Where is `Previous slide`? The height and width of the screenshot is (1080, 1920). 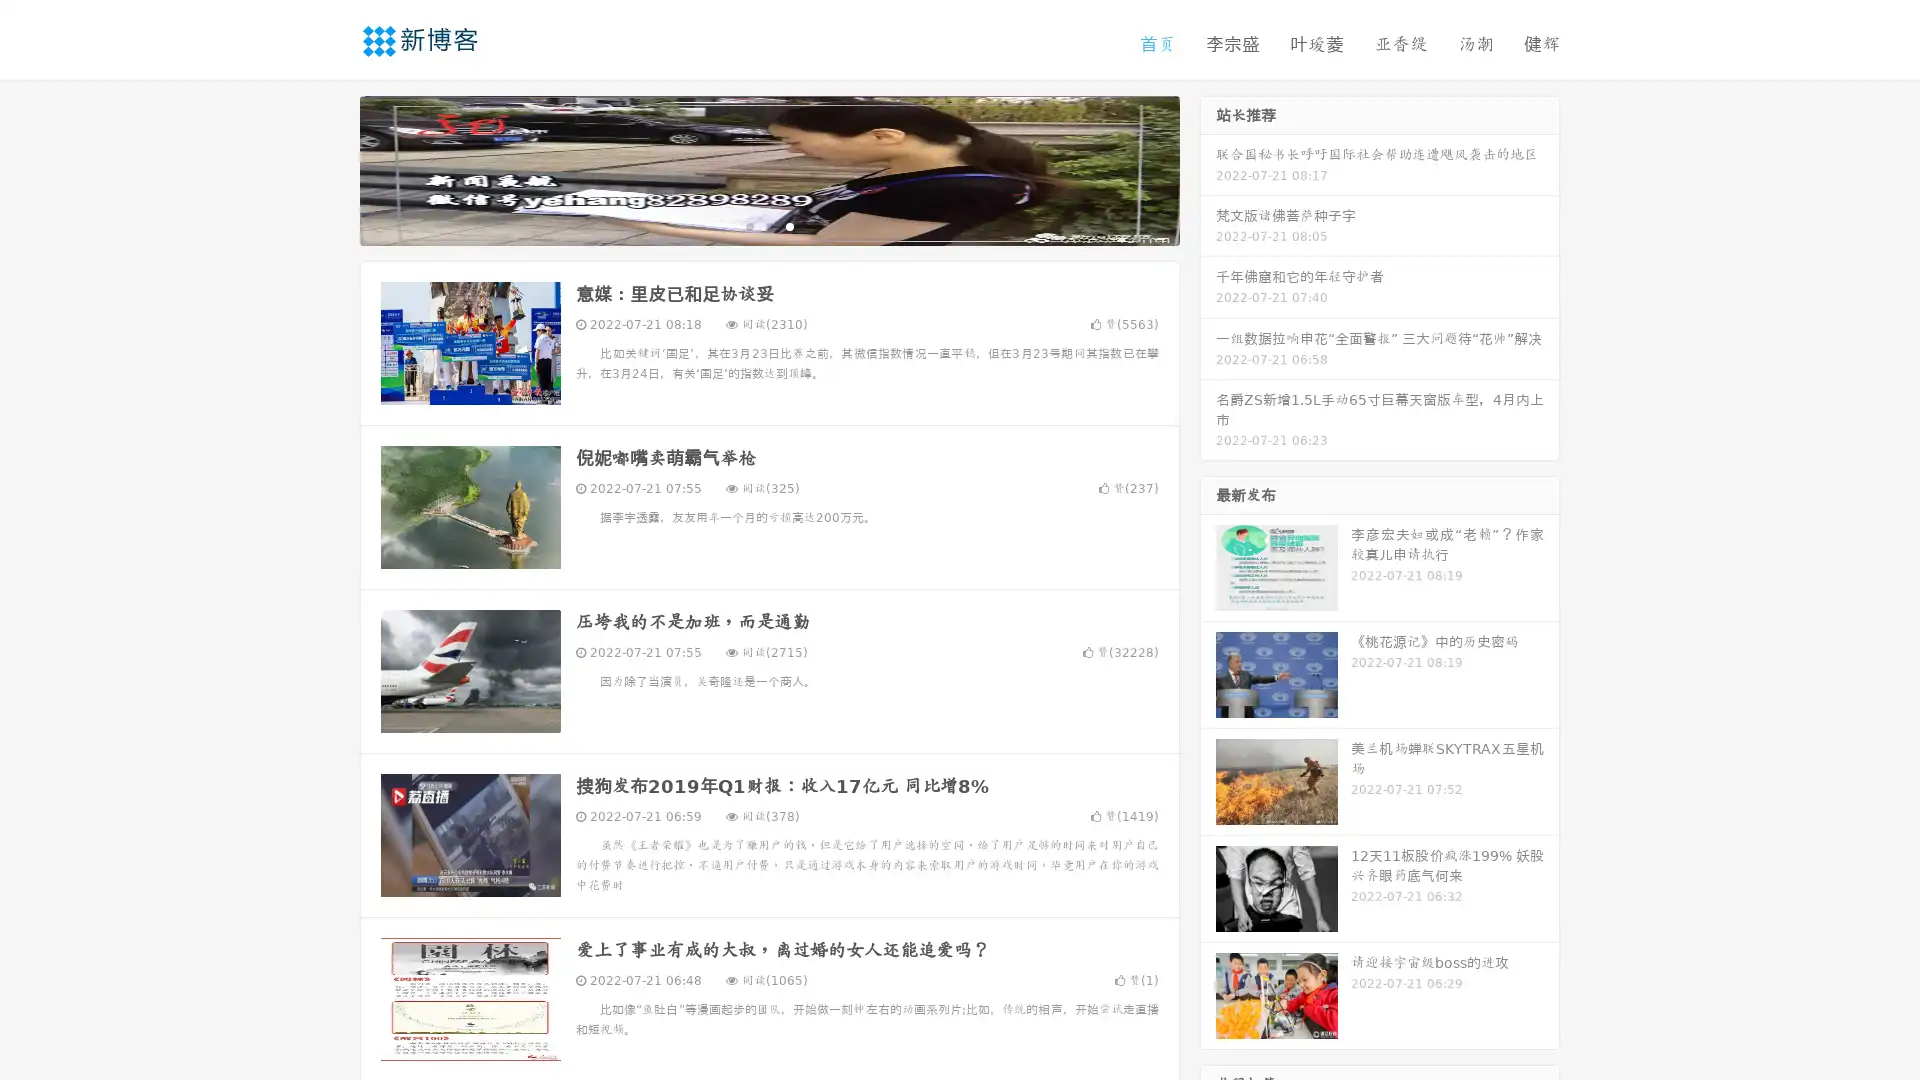 Previous slide is located at coordinates (330, 168).